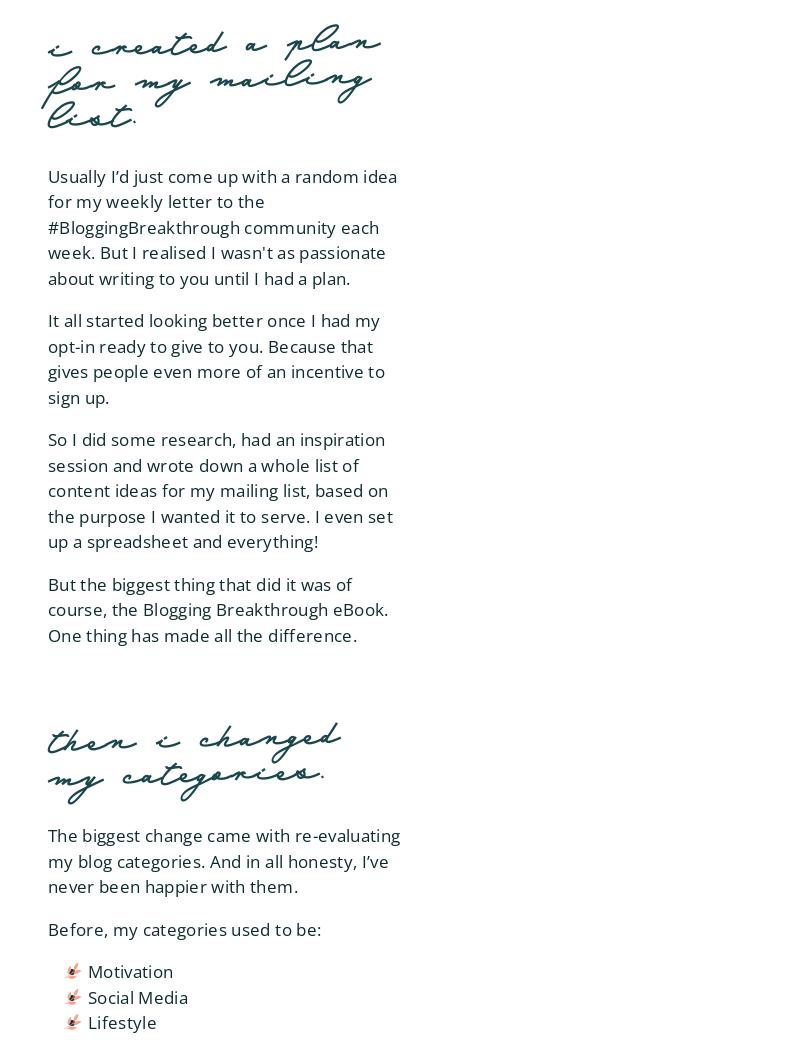  Describe the element at coordinates (138, 996) in the screenshot. I see `'Social Media'` at that location.